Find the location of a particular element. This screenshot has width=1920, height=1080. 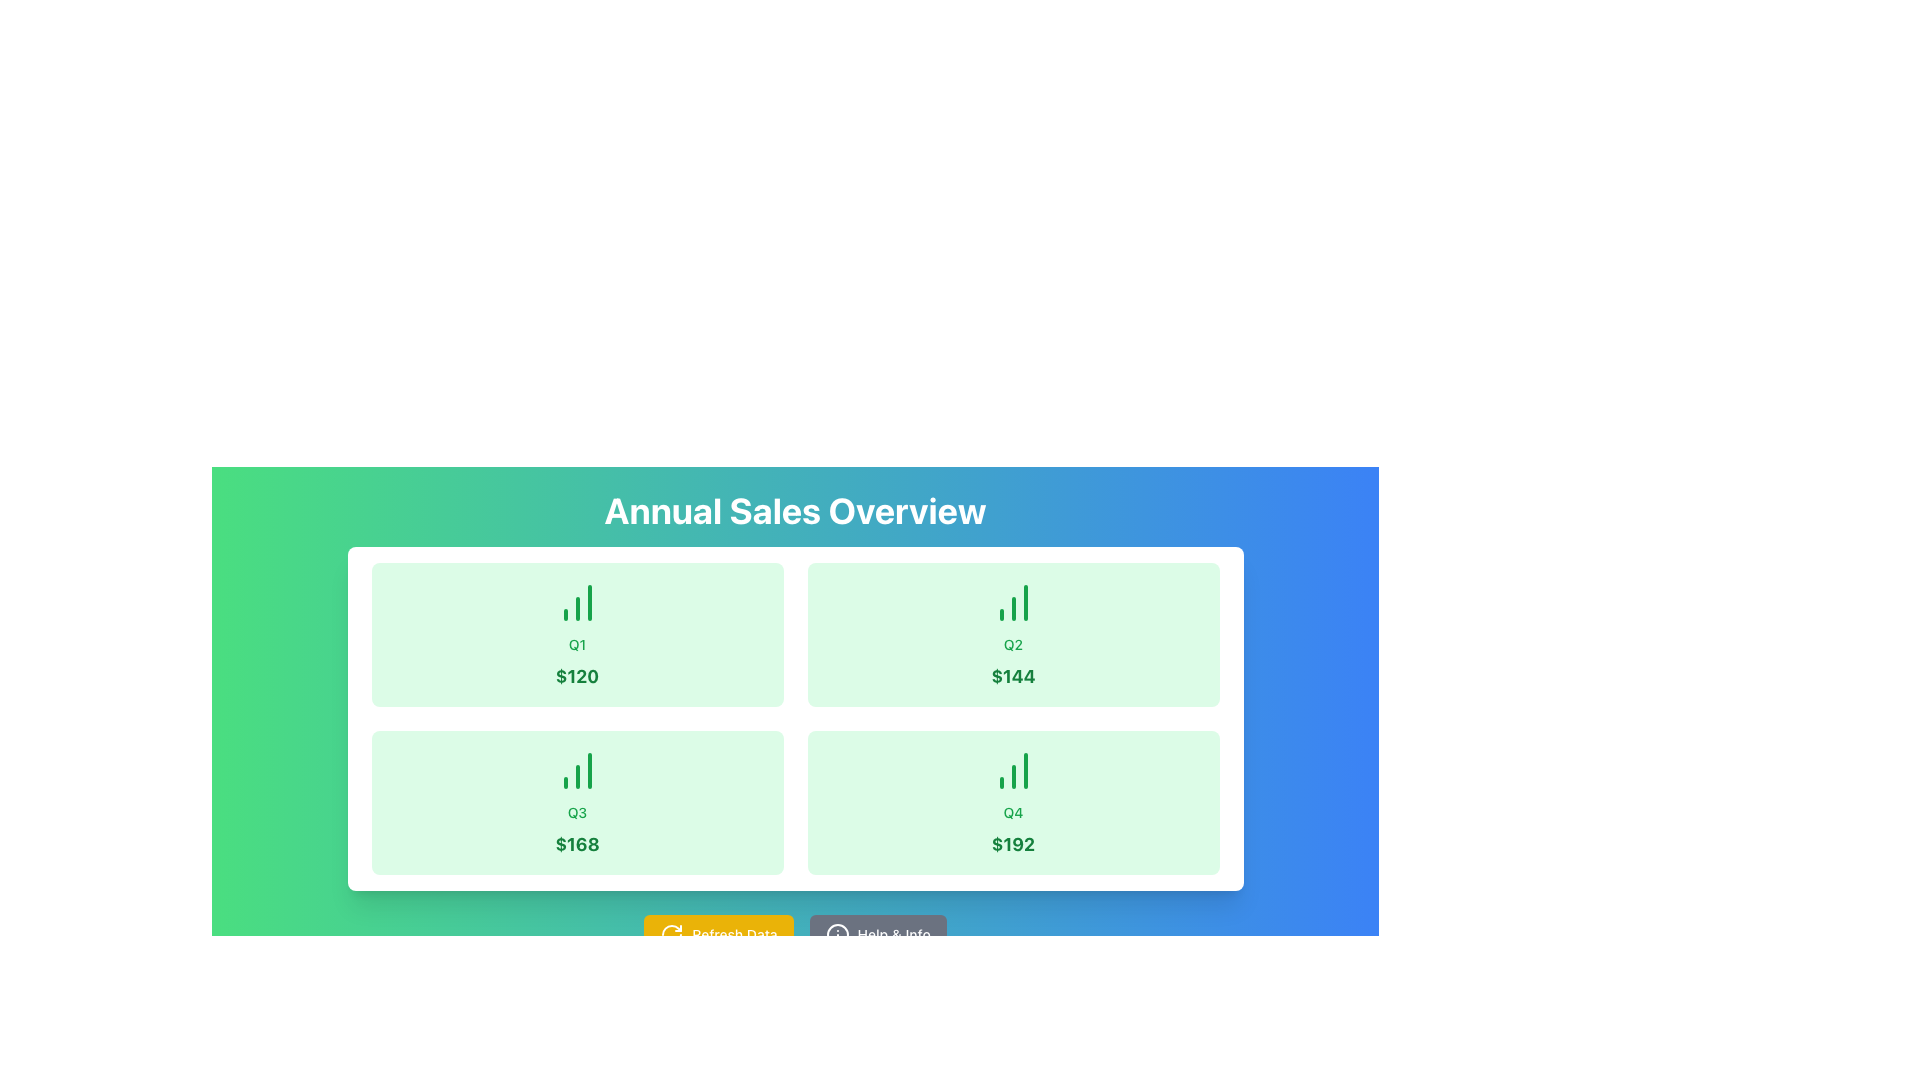

the green-colored bar chart icon representing data for Q4, located centrally at the top of the green-tinted card with the text '$192' is located at coordinates (1013, 770).